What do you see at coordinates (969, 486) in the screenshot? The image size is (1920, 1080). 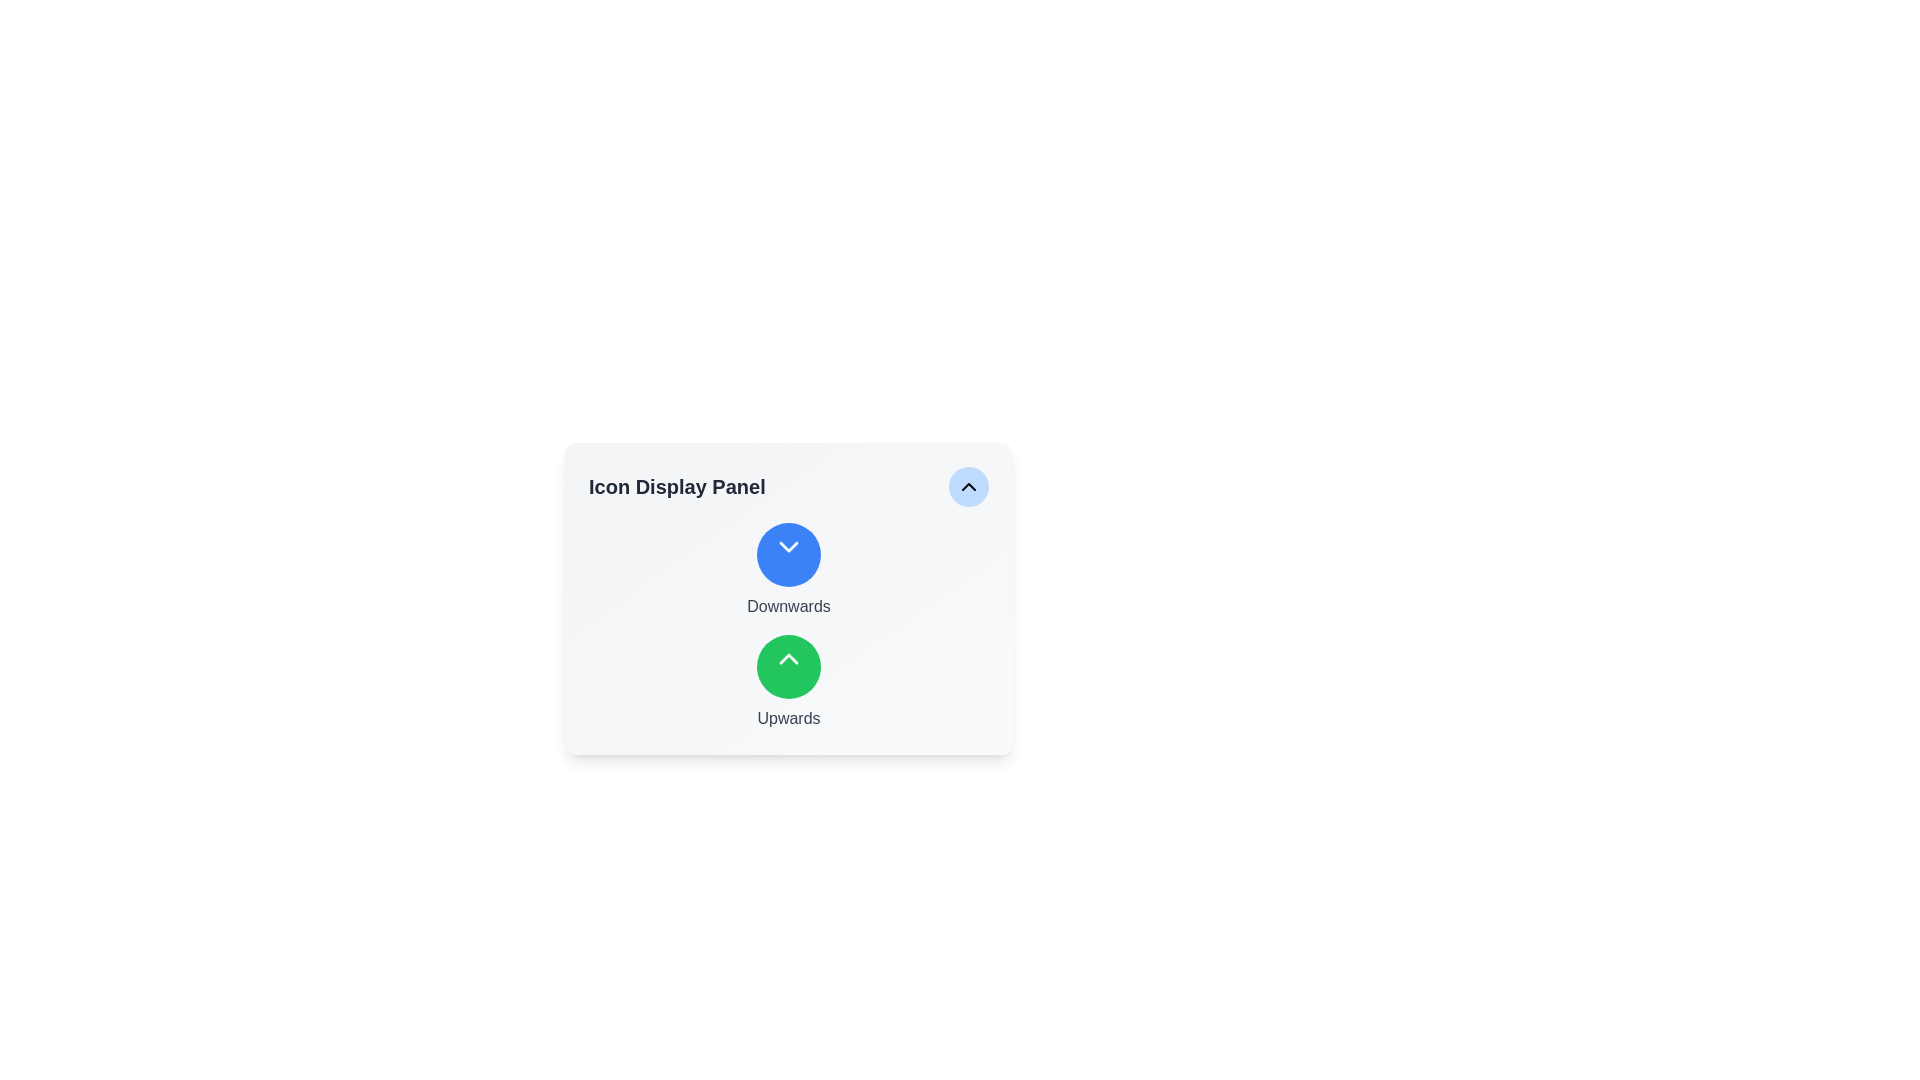 I see `the interactive button in the top-right corner of the 'Icon Display Panel'` at bounding box center [969, 486].